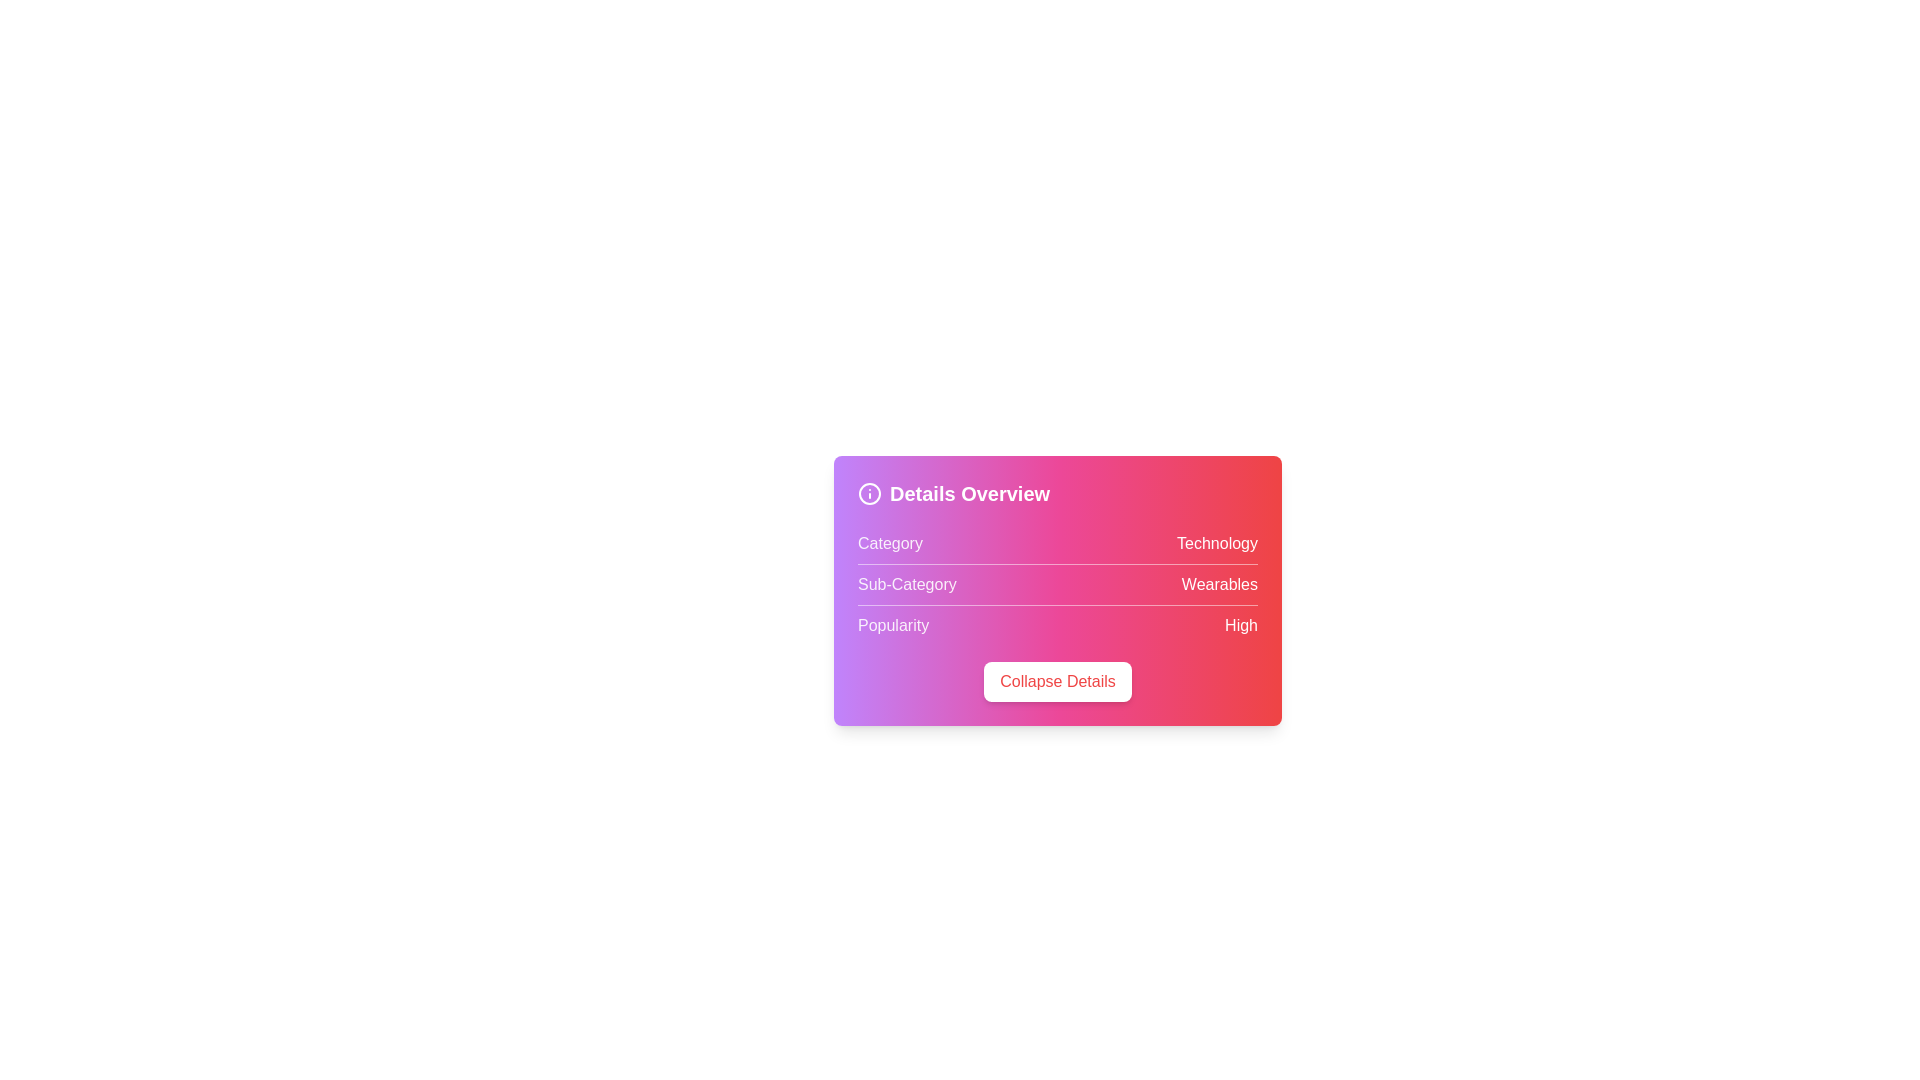  What do you see at coordinates (1218, 585) in the screenshot?
I see `the static text label displaying 'Wearables', which indicates the current sub-category in the 'Details Overview' section` at bounding box center [1218, 585].